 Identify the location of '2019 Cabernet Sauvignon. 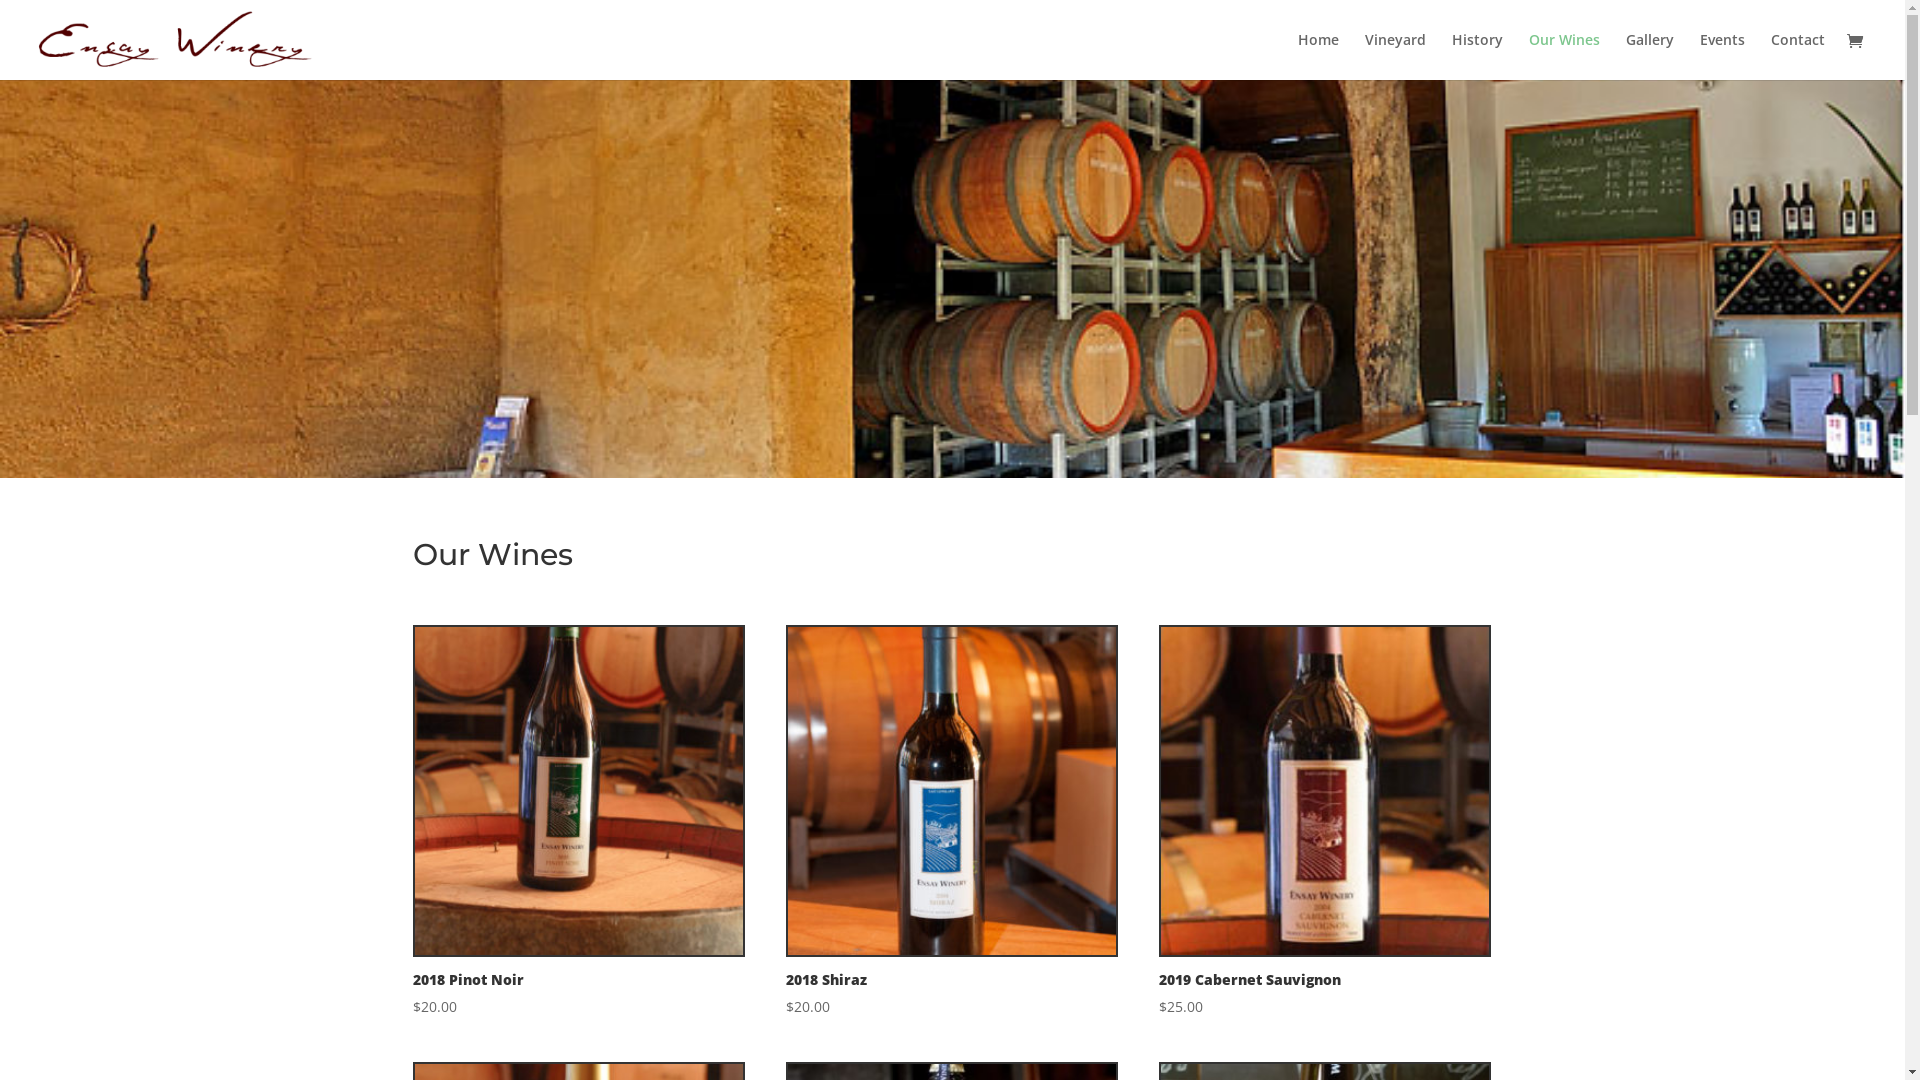
(1324, 822).